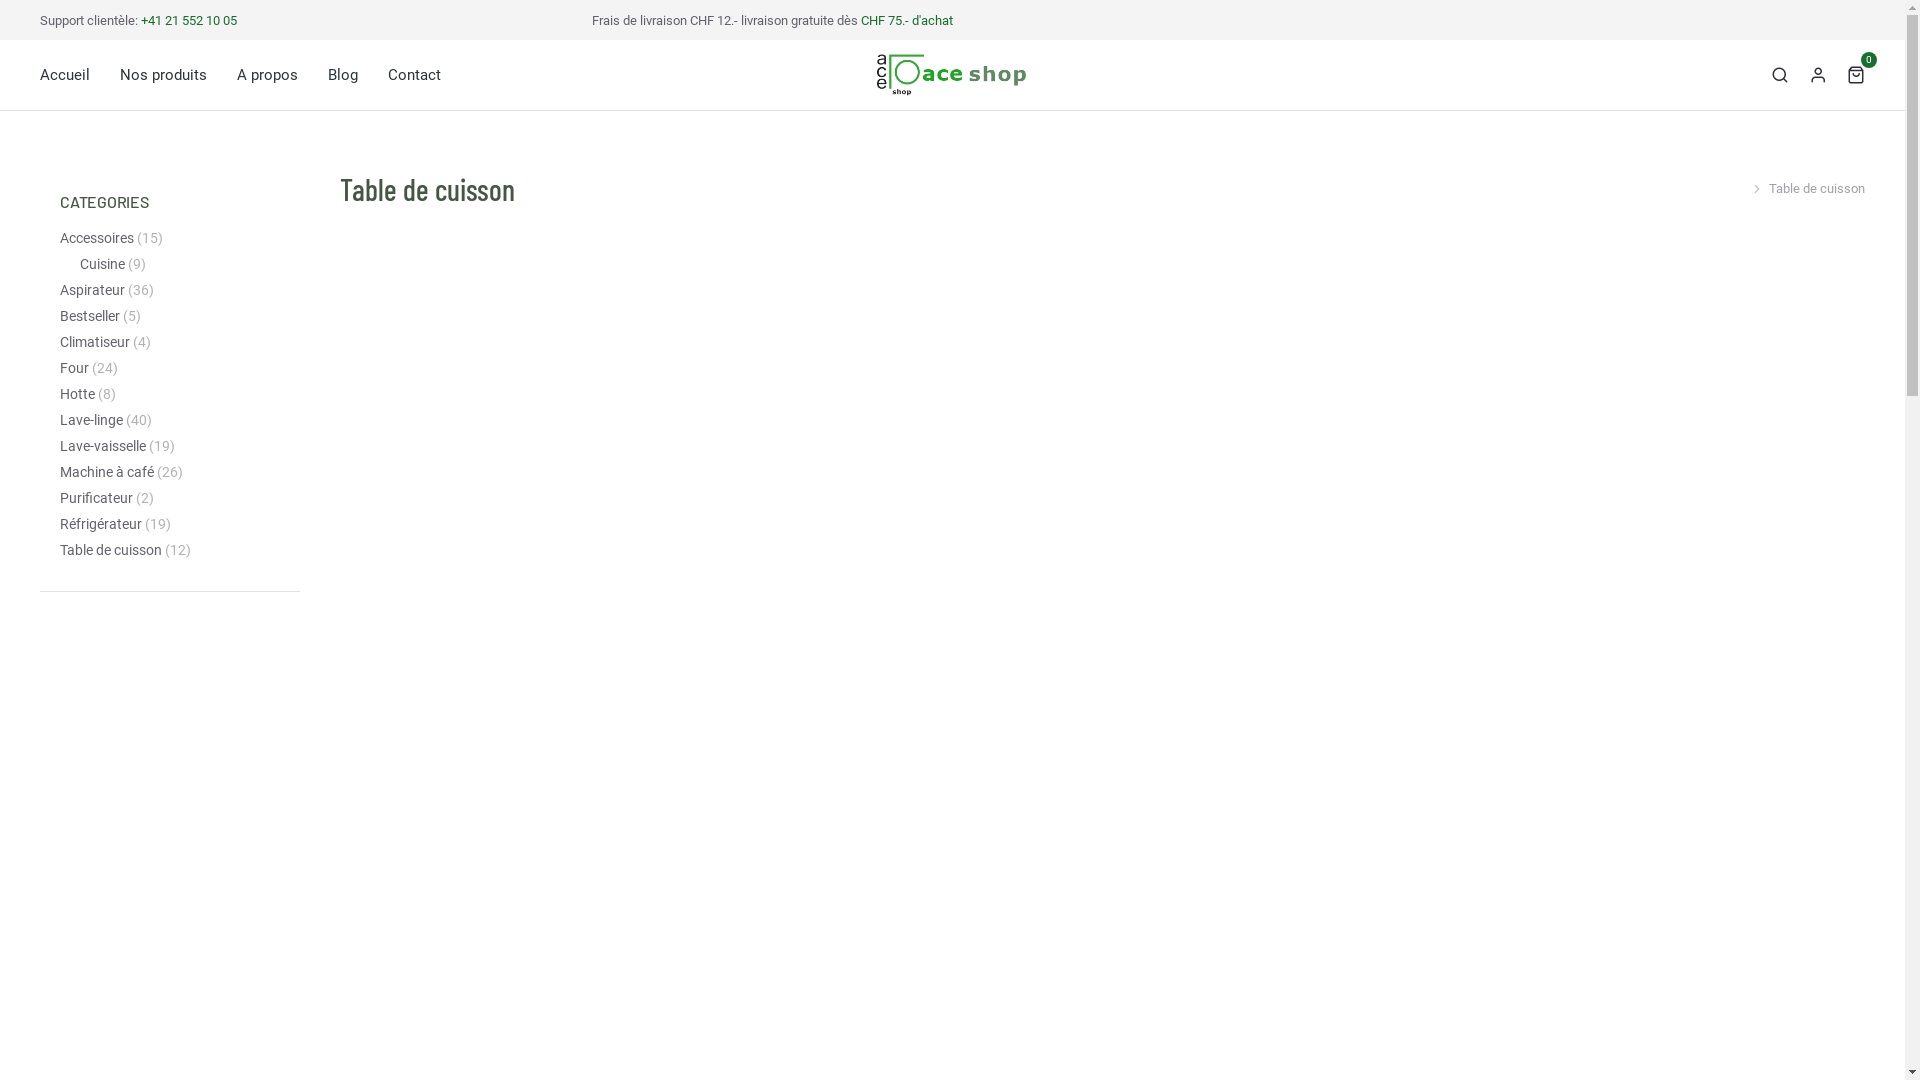  What do you see at coordinates (266, 73) in the screenshot?
I see `'A propos'` at bounding box center [266, 73].